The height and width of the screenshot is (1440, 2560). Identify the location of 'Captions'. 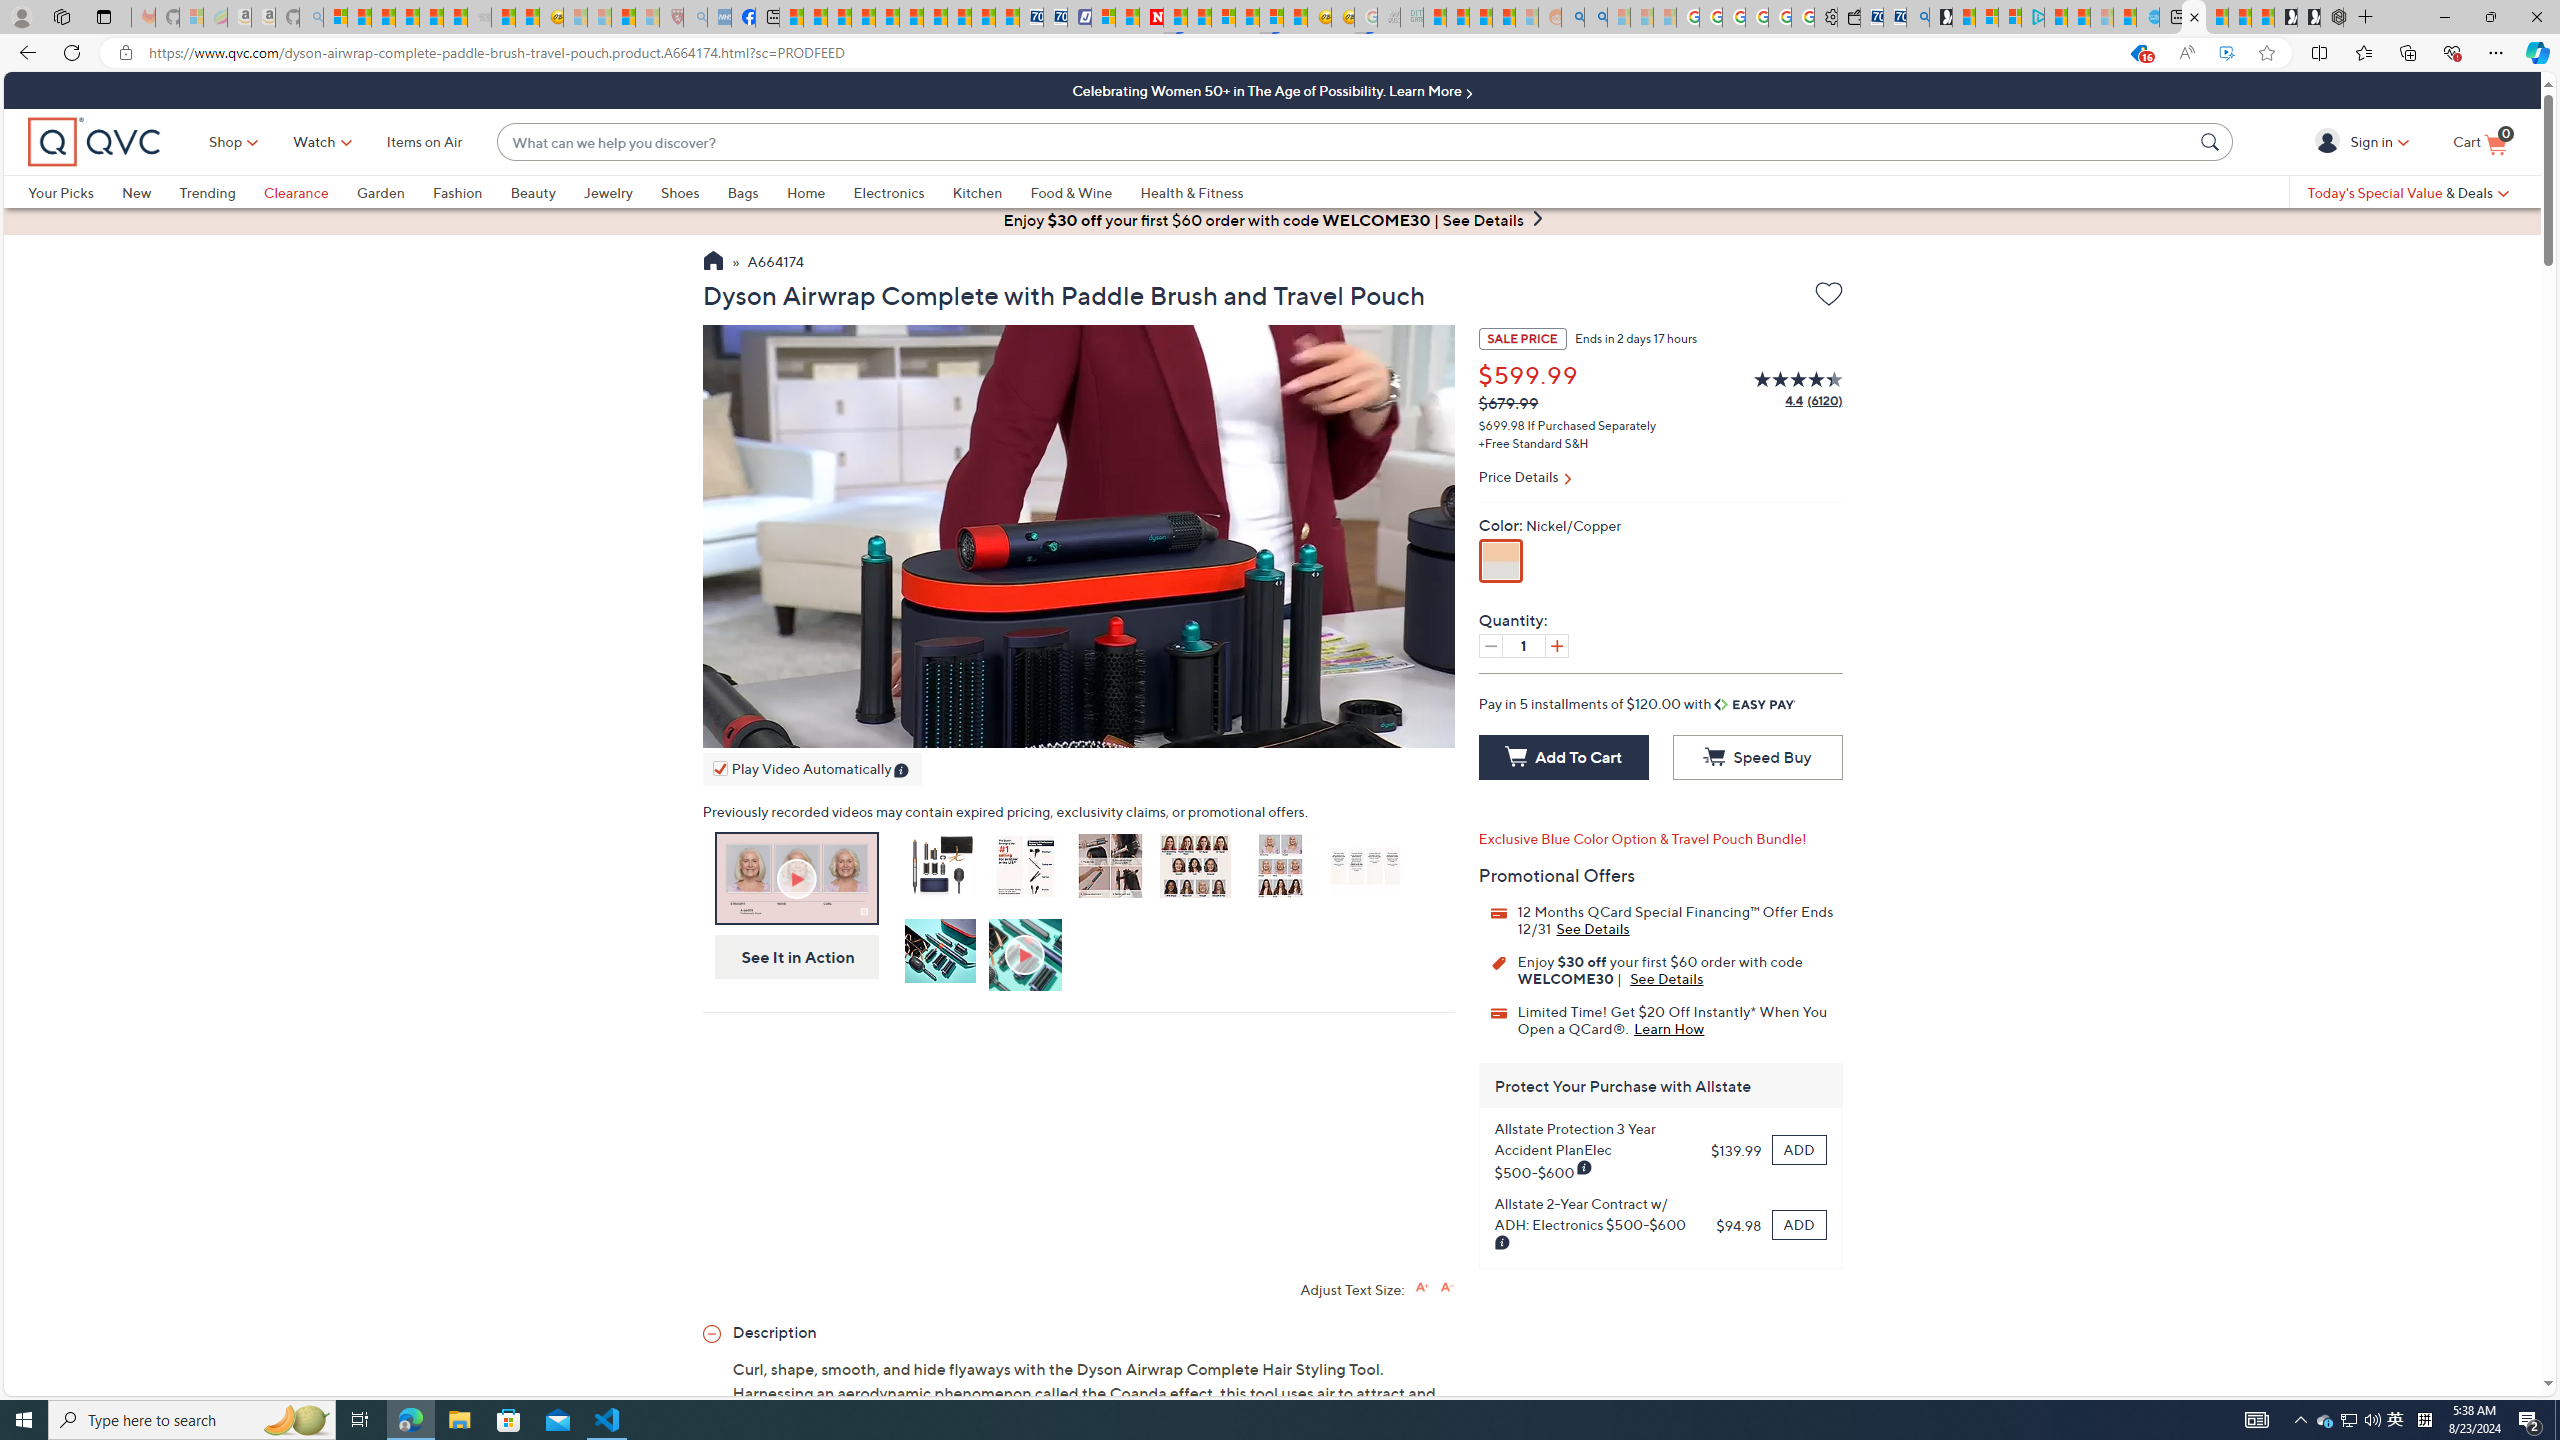
(1305, 727).